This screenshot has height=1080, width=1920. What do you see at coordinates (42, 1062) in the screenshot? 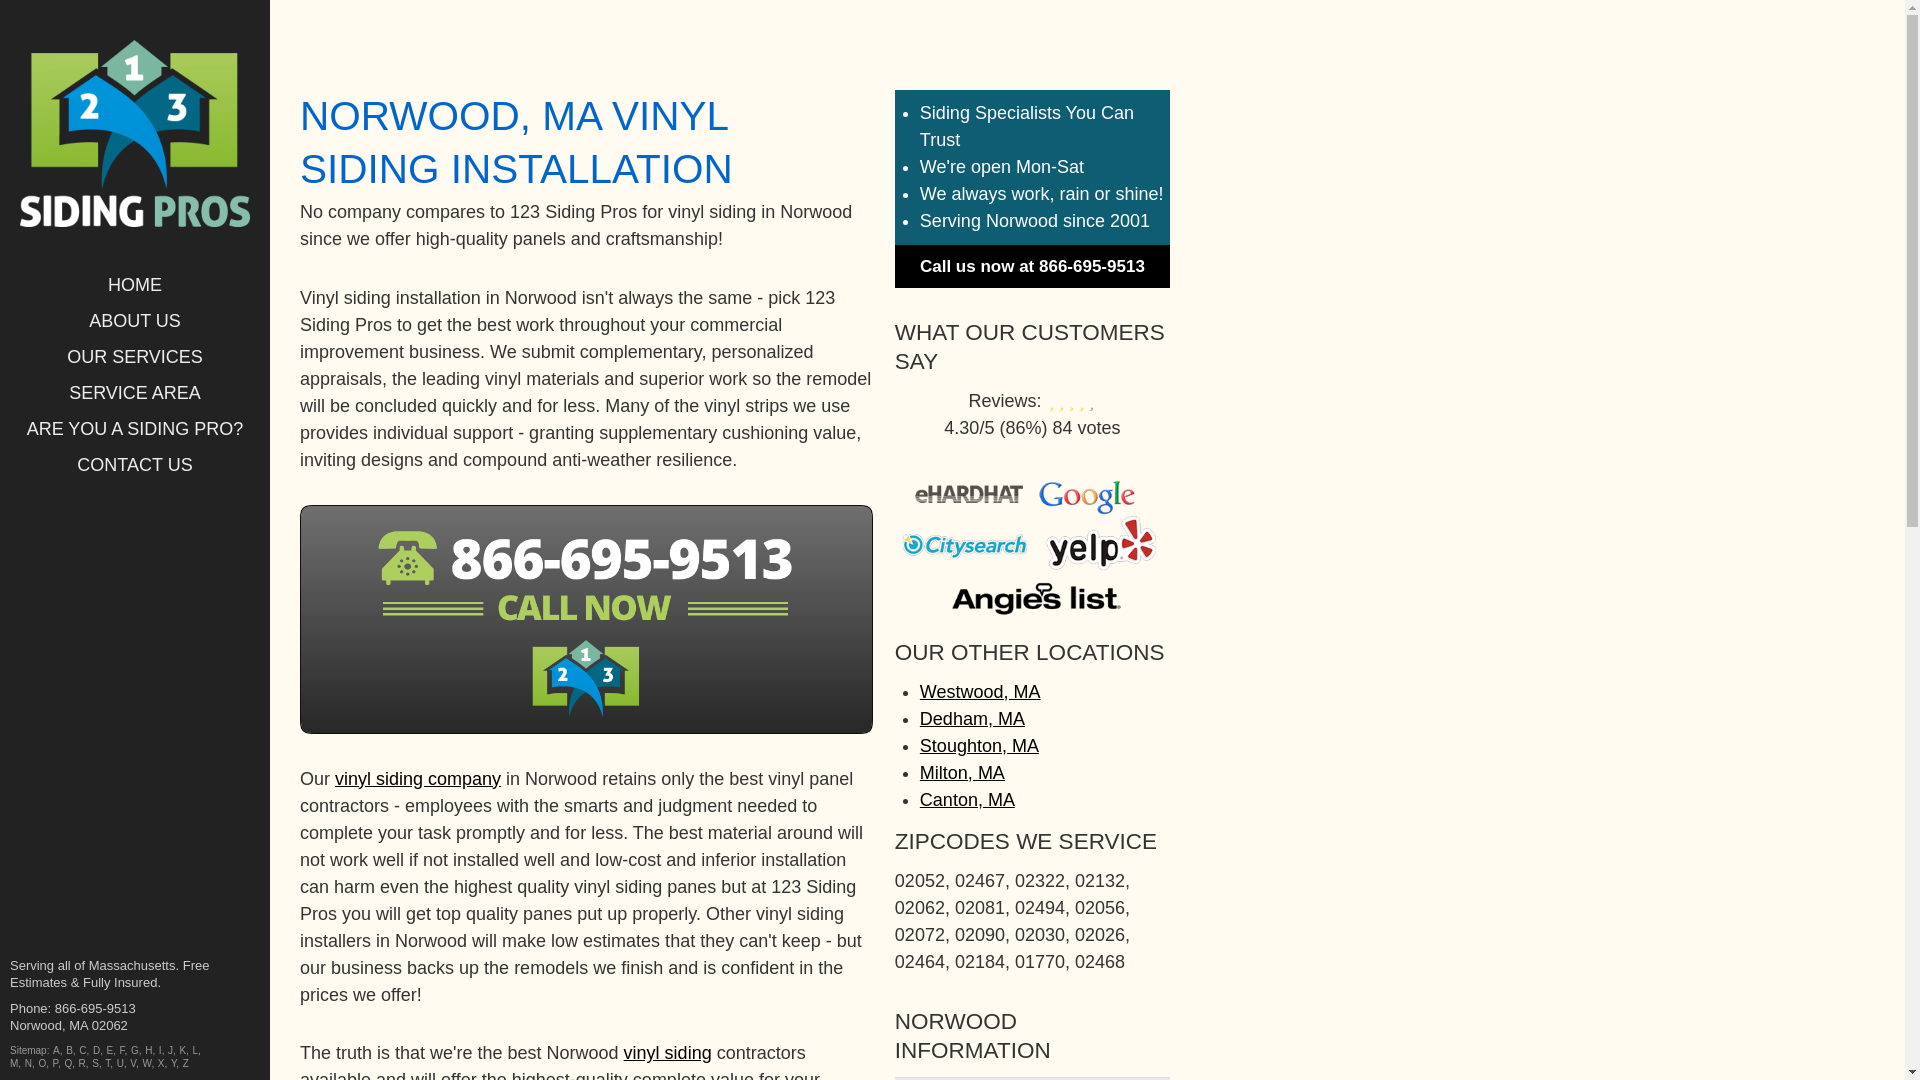
I see `'O'` at bounding box center [42, 1062].